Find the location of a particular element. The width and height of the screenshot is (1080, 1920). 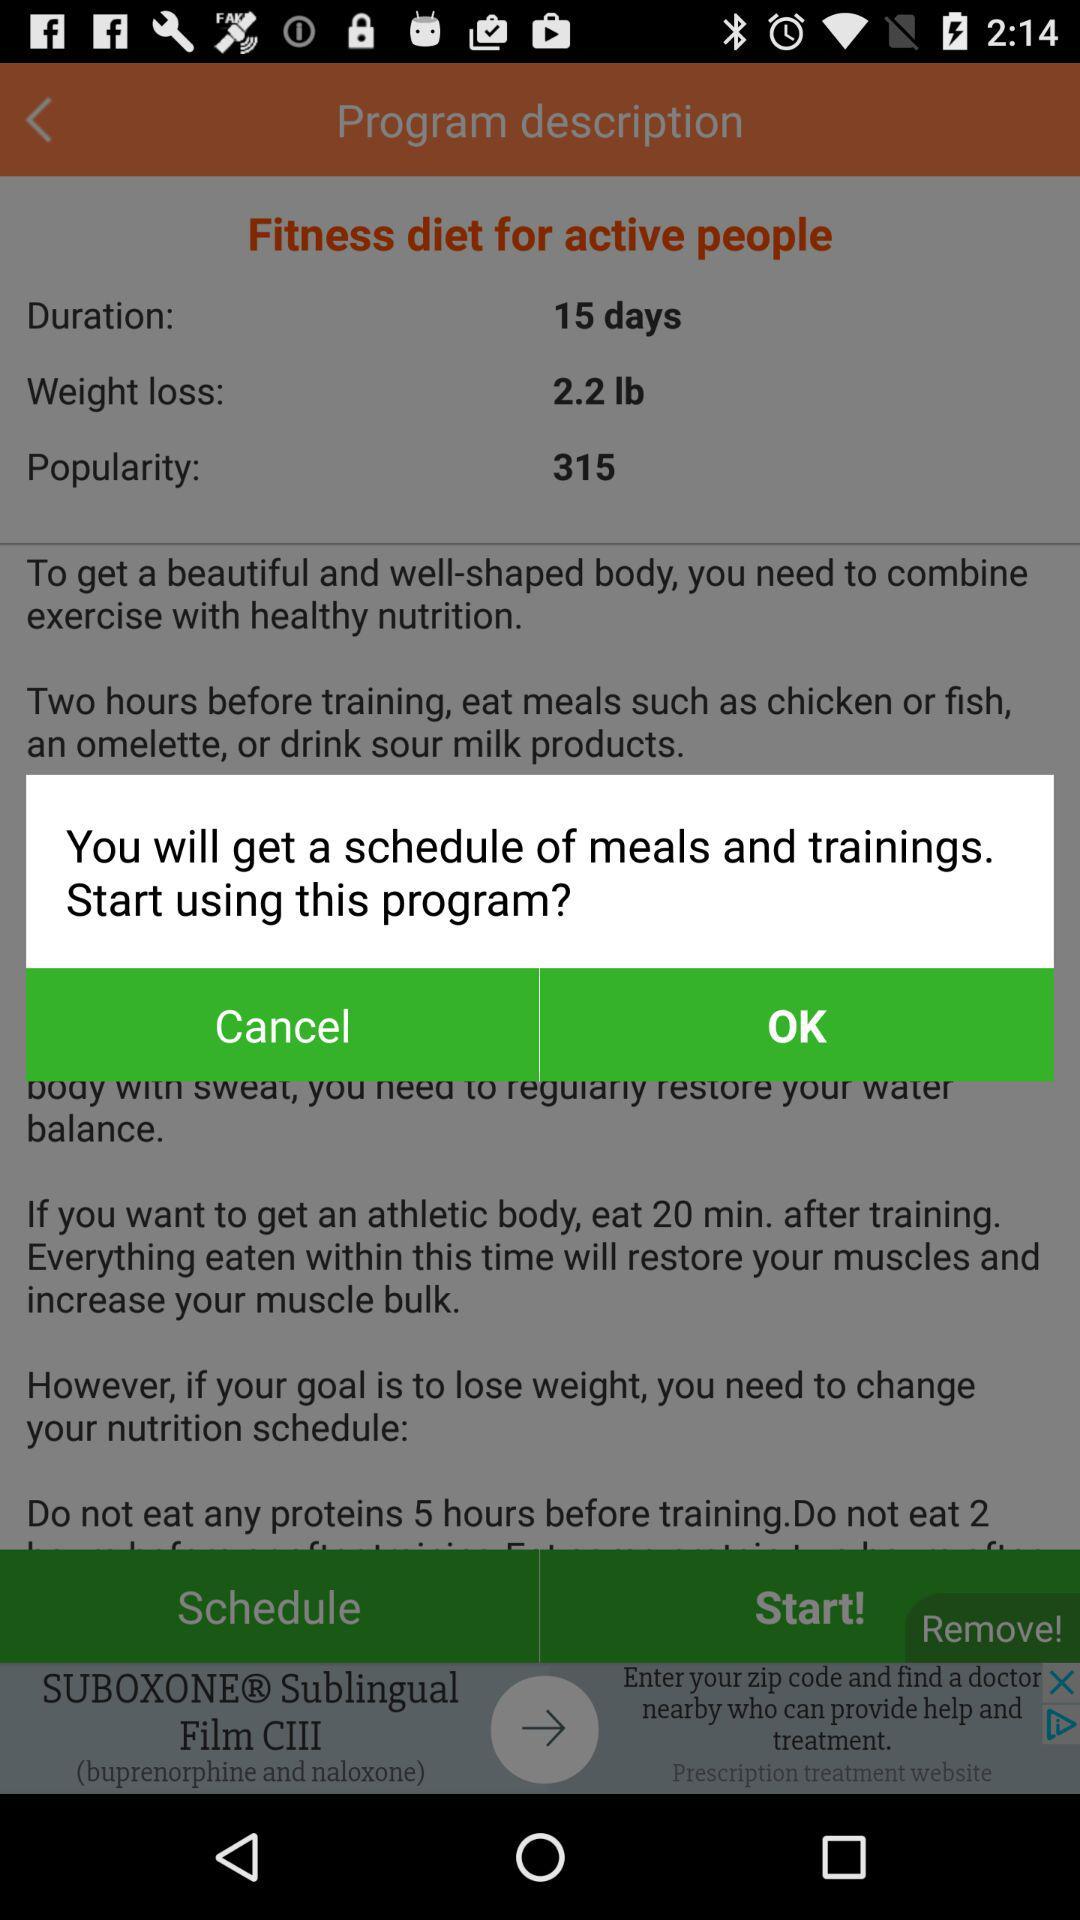

item on the left is located at coordinates (282, 1024).